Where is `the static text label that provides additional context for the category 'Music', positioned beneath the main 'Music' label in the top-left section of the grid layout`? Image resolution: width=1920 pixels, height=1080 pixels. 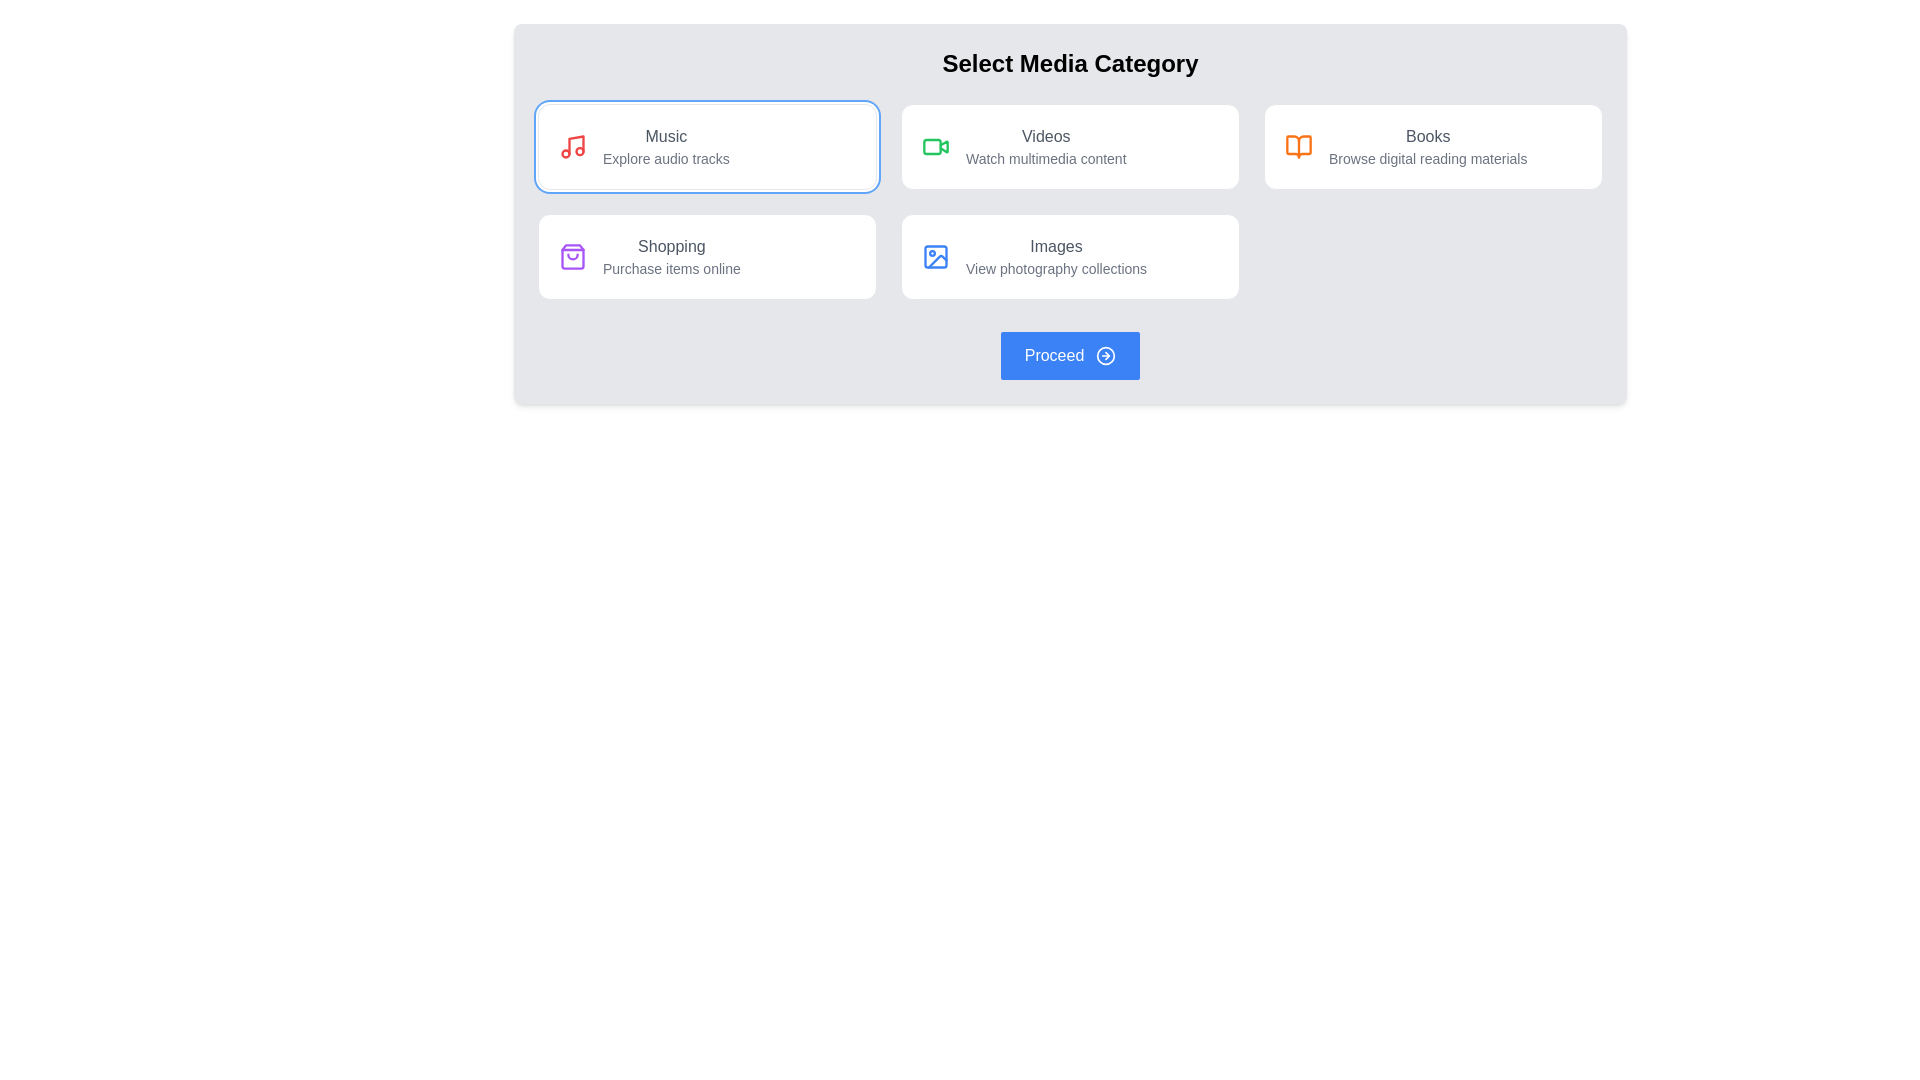
the static text label that provides additional context for the category 'Music', positioned beneath the main 'Music' label in the top-left section of the grid layout is located at coordinates (666, 157).